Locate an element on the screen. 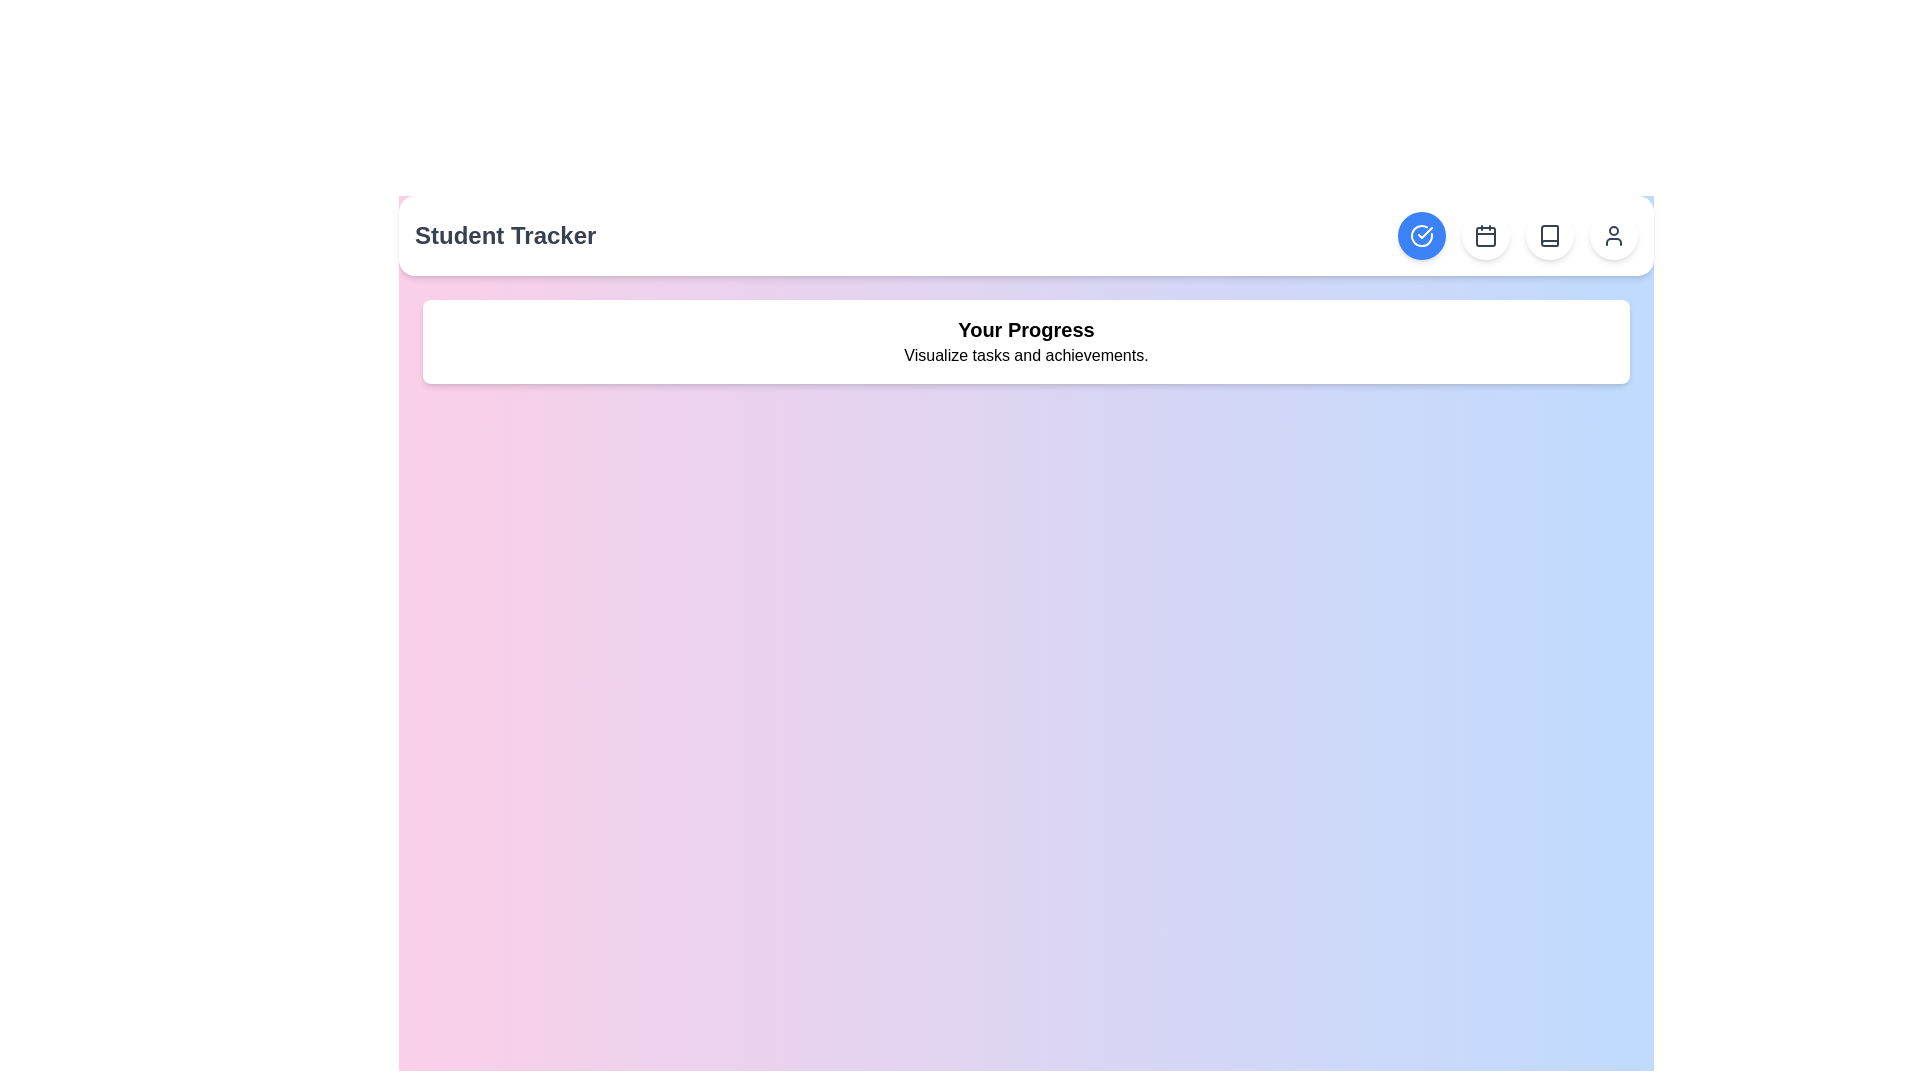 The height and width of the screenshot is (1080, 1920). the button for managing book-related features located between a calendar icon button and a user icon button in the top-right corner of the layout is located at coordinates (1549, 234).